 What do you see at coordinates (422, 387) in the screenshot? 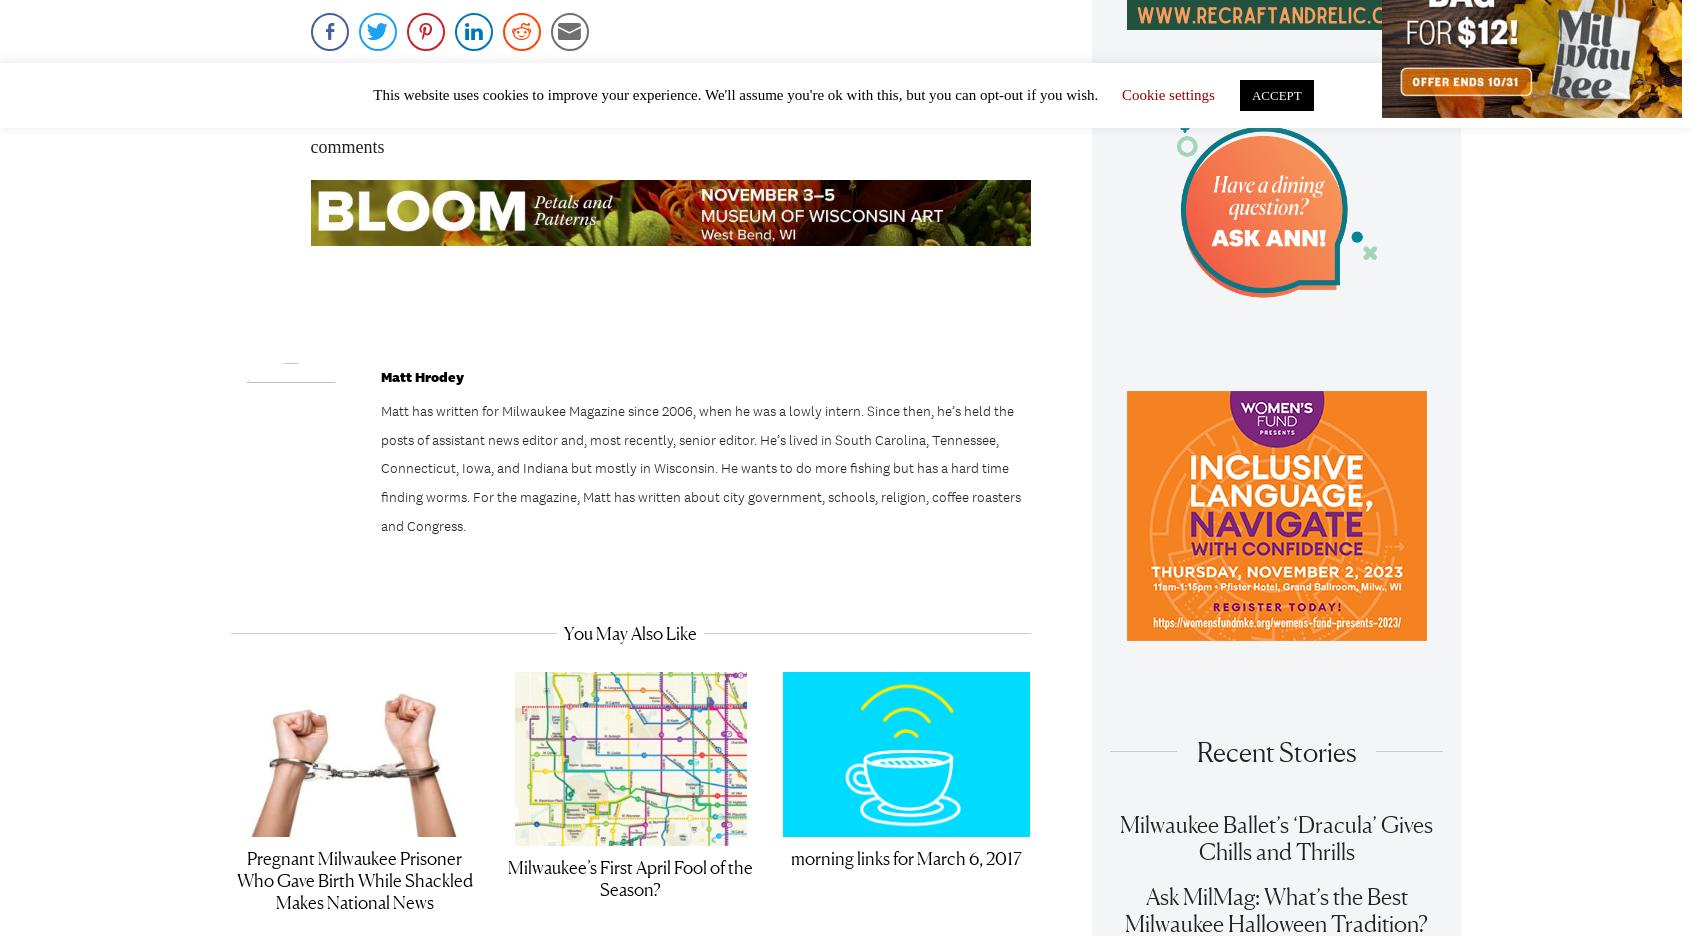
I see `'Matt Hrodey'` at bounding box center [422, 387].